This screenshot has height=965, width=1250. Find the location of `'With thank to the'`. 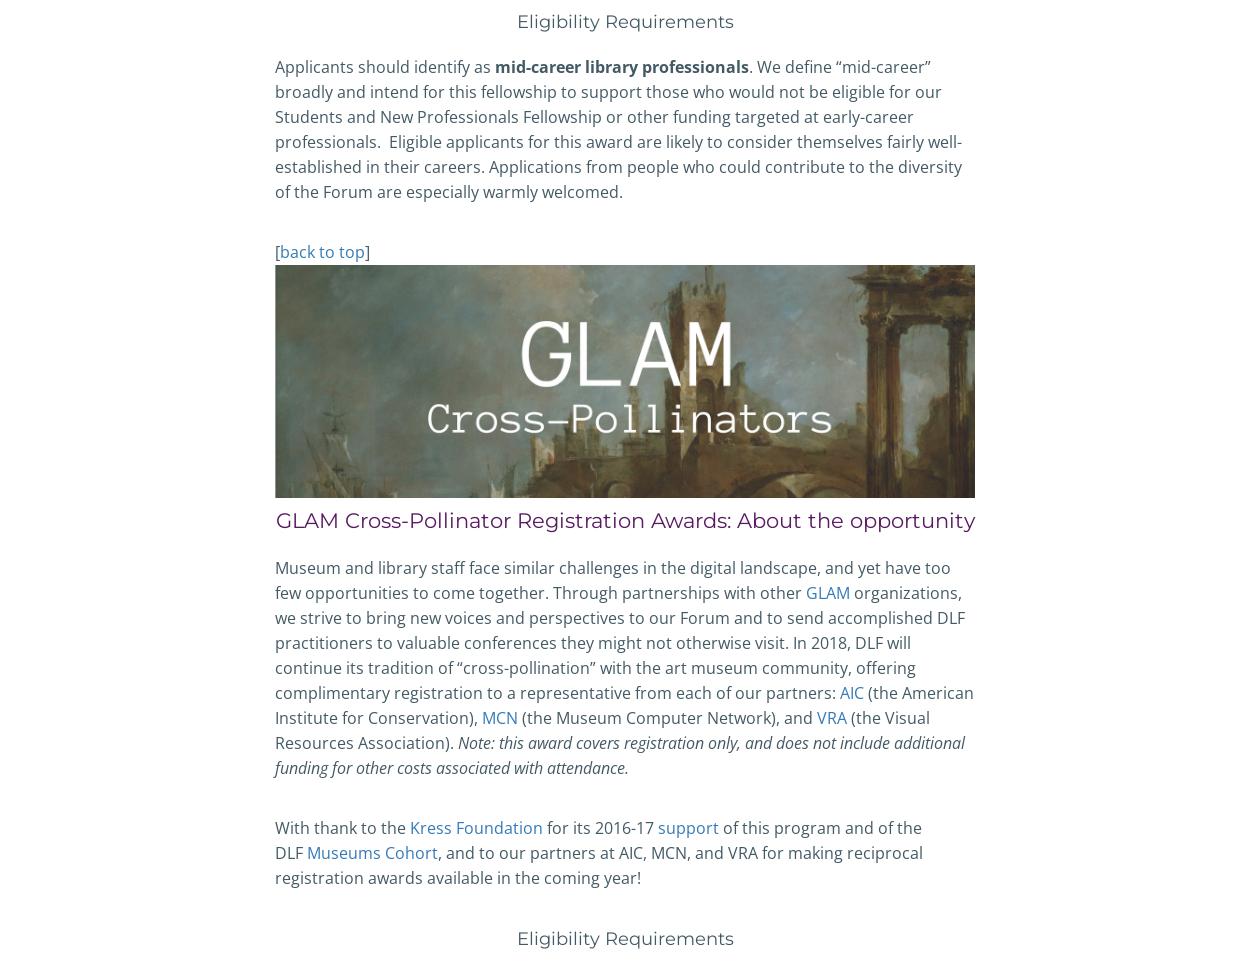

'With thank to the' is located at coordinates (341, 826).